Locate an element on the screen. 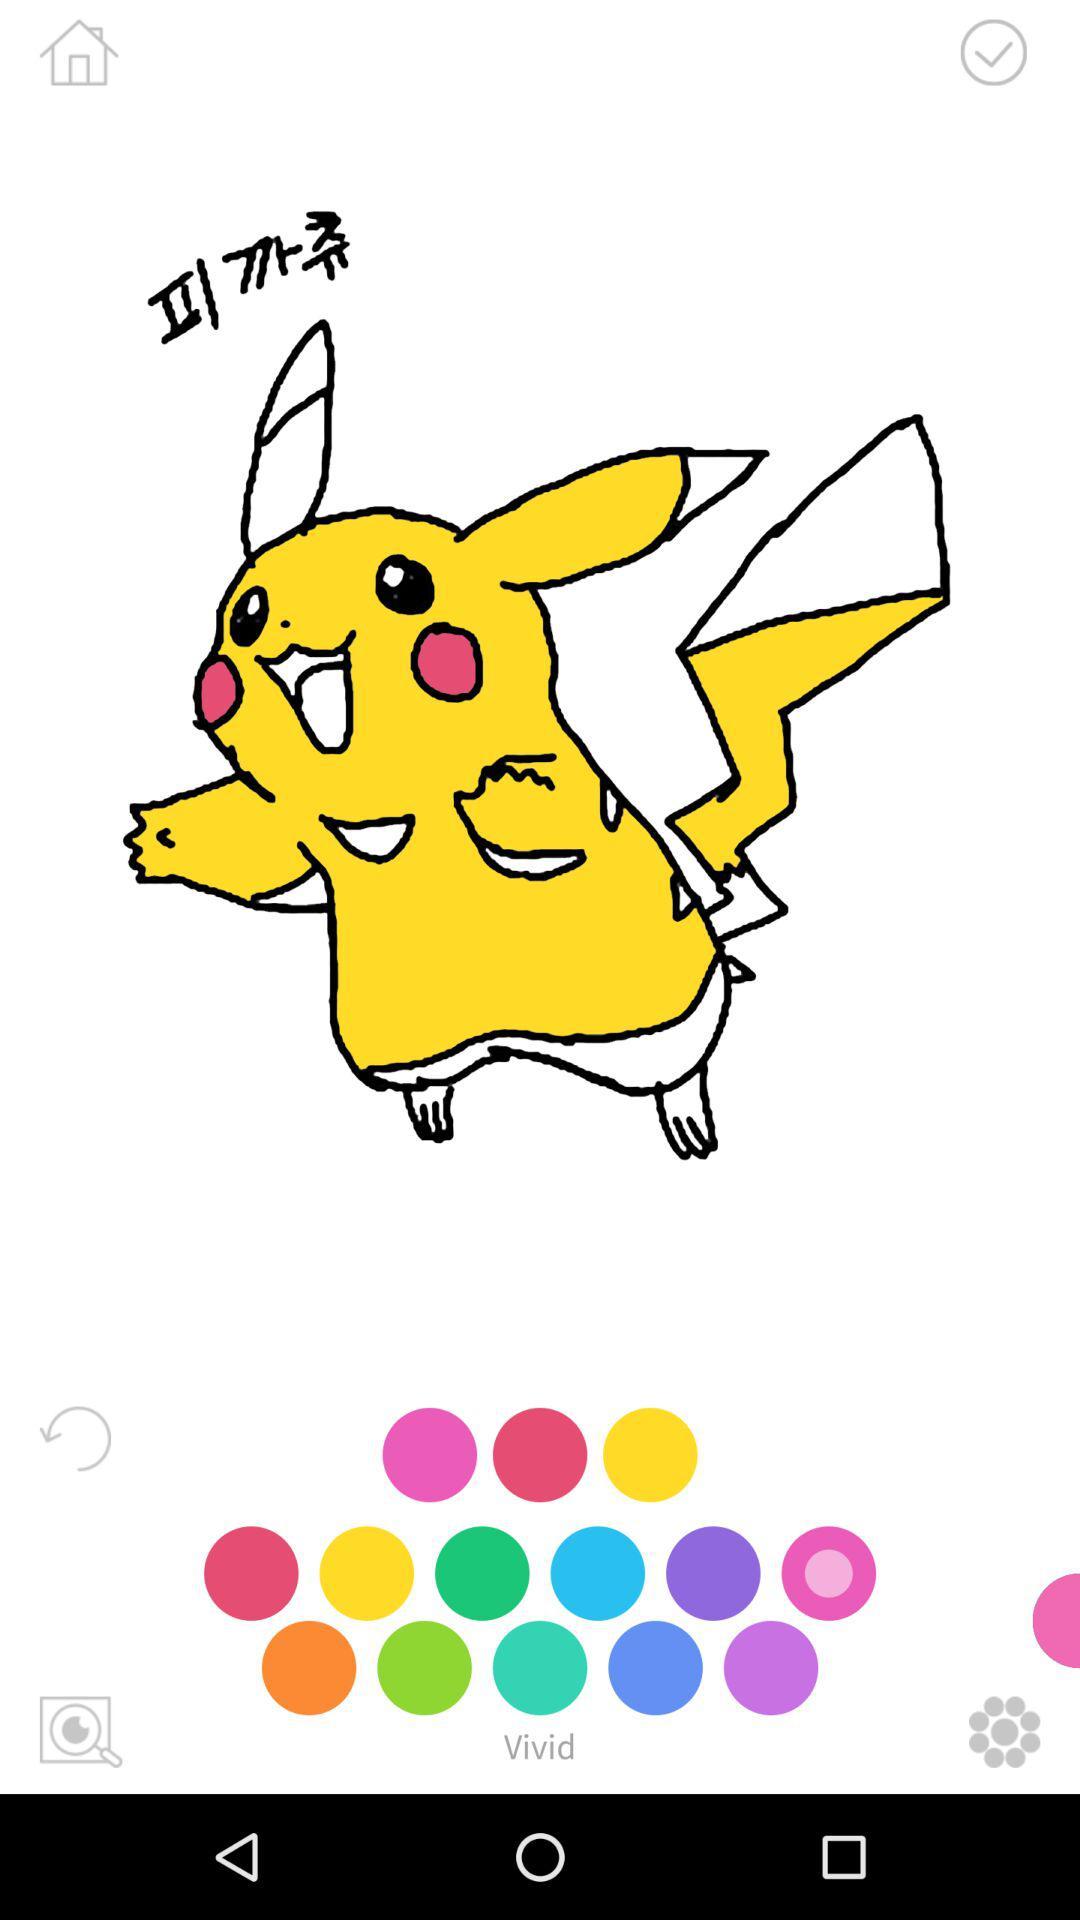 This screenshot has width=1080, height=1920. zoom in or out is located at coordinates (80, 1731).